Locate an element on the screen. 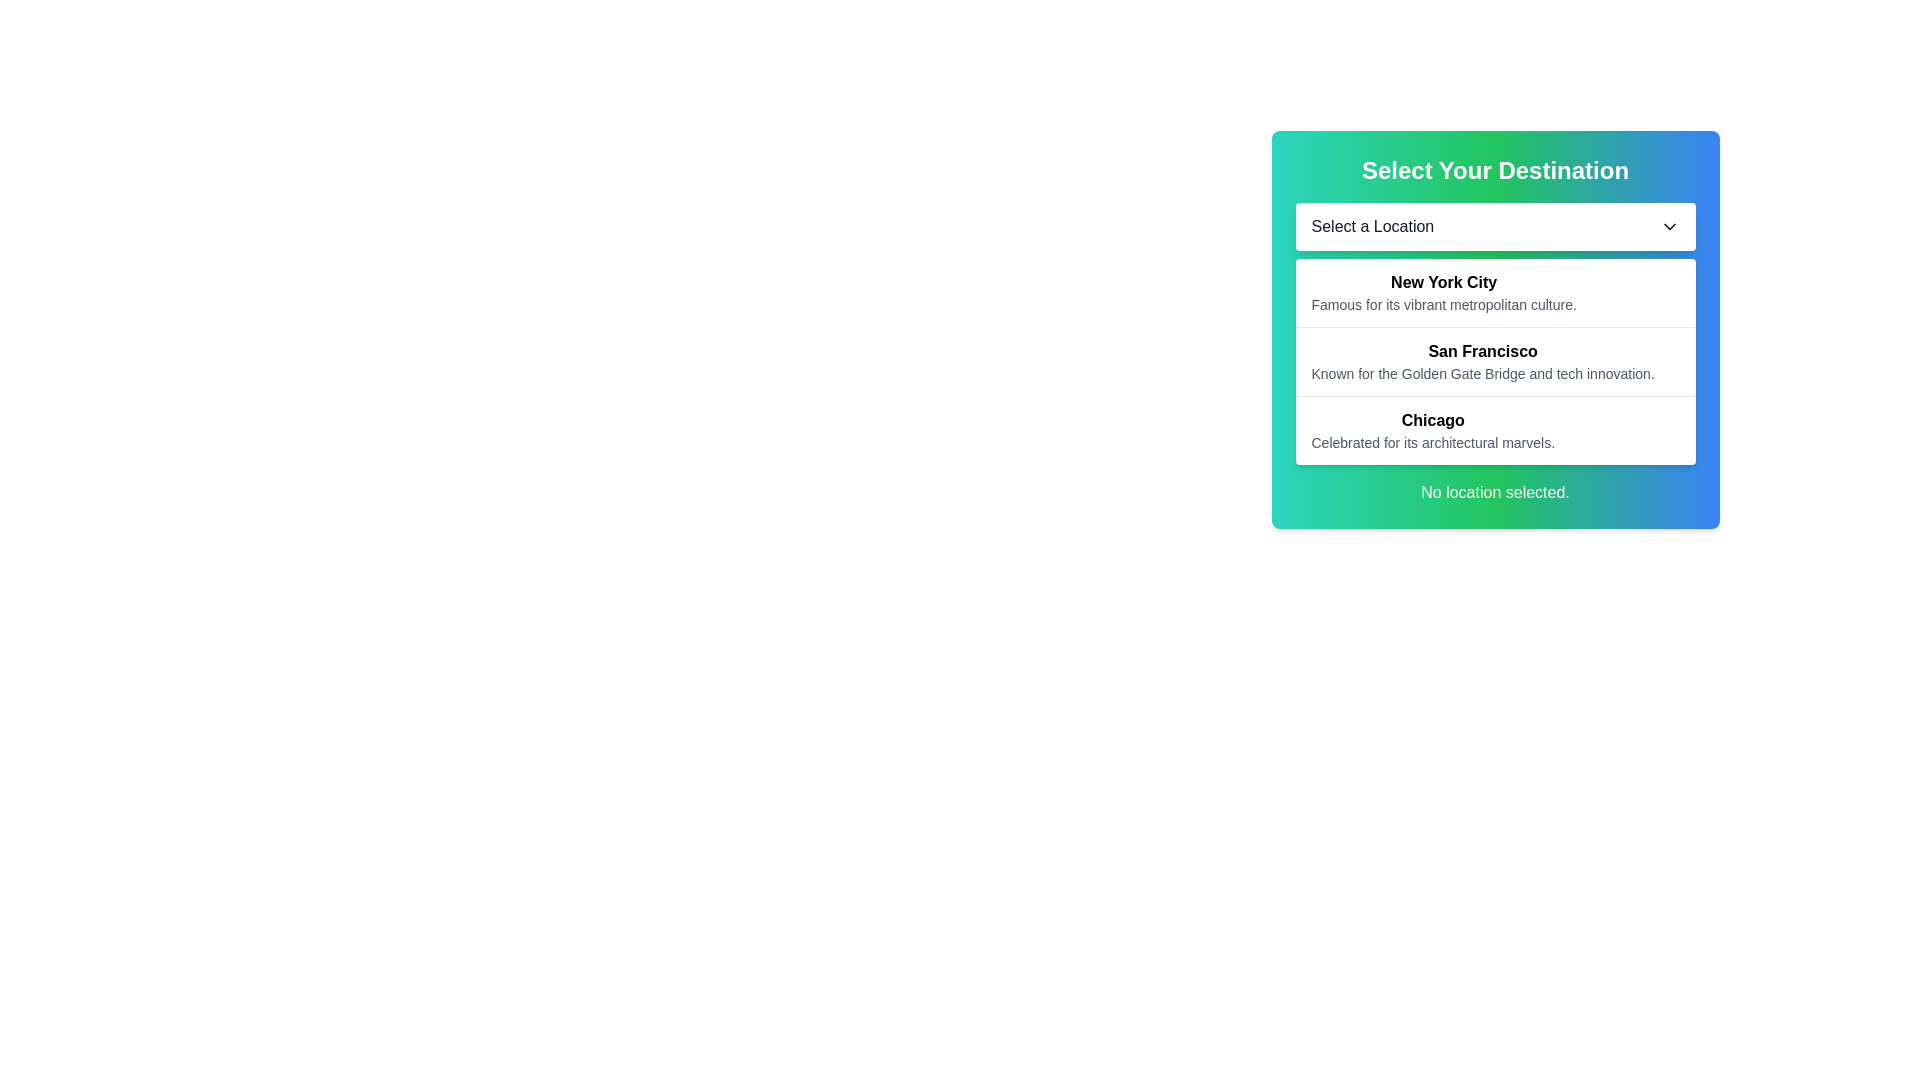 The width and height of the screenshot is (1920, 1080). the descriptive text element about 'San Francisco,' which is located directly below the title in the section labeled 'San Francisco.' is located at coordinates (1483, 374).